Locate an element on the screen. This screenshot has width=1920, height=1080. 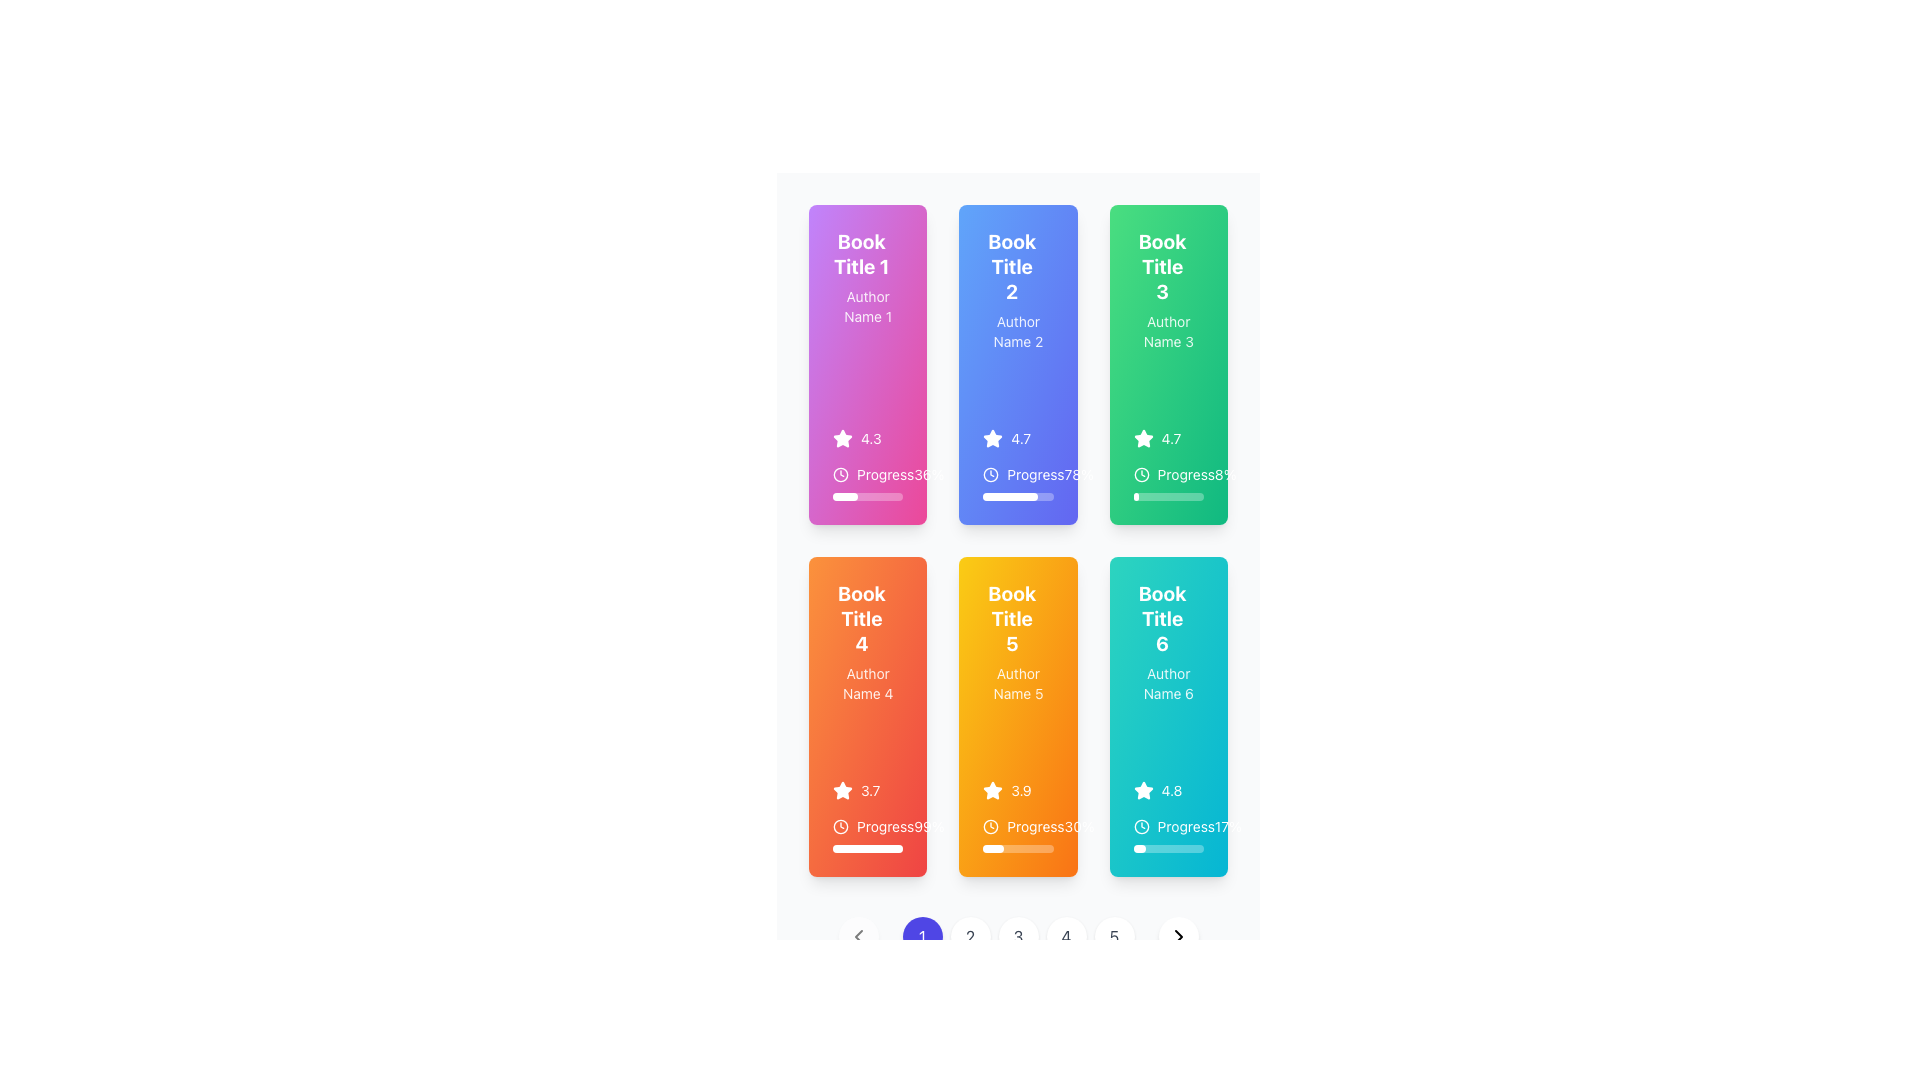
the white horizontal progress bar located at the bottom of the card for 'Book Title 4', which is styled smoothly and is positioned centrally in the lower area of the card is located at coordinates (867, 848).